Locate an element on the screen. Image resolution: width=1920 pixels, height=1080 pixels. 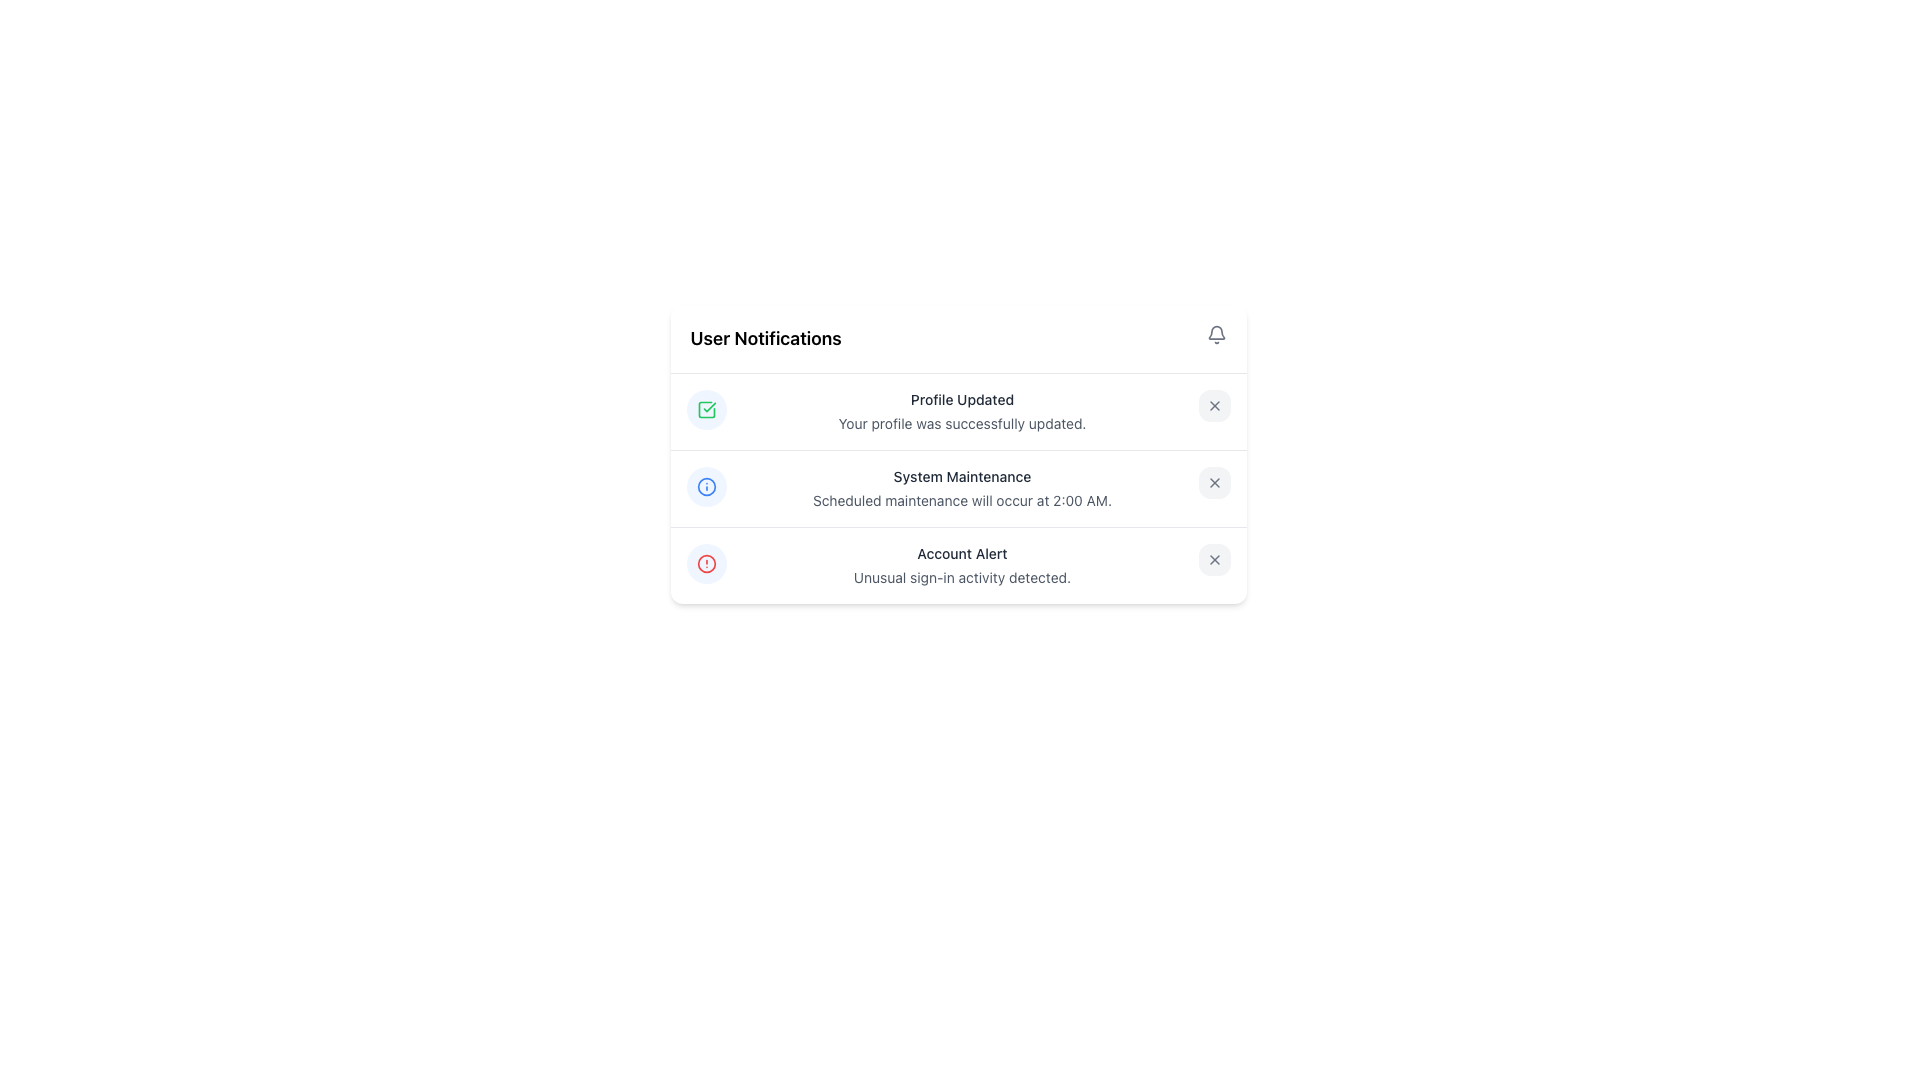
text label that displays 'Unusual sign-in activity detected.' which is styled in a small font size and light gray color, located below the 'Account Alert' text is located at coordinates (962, 578).